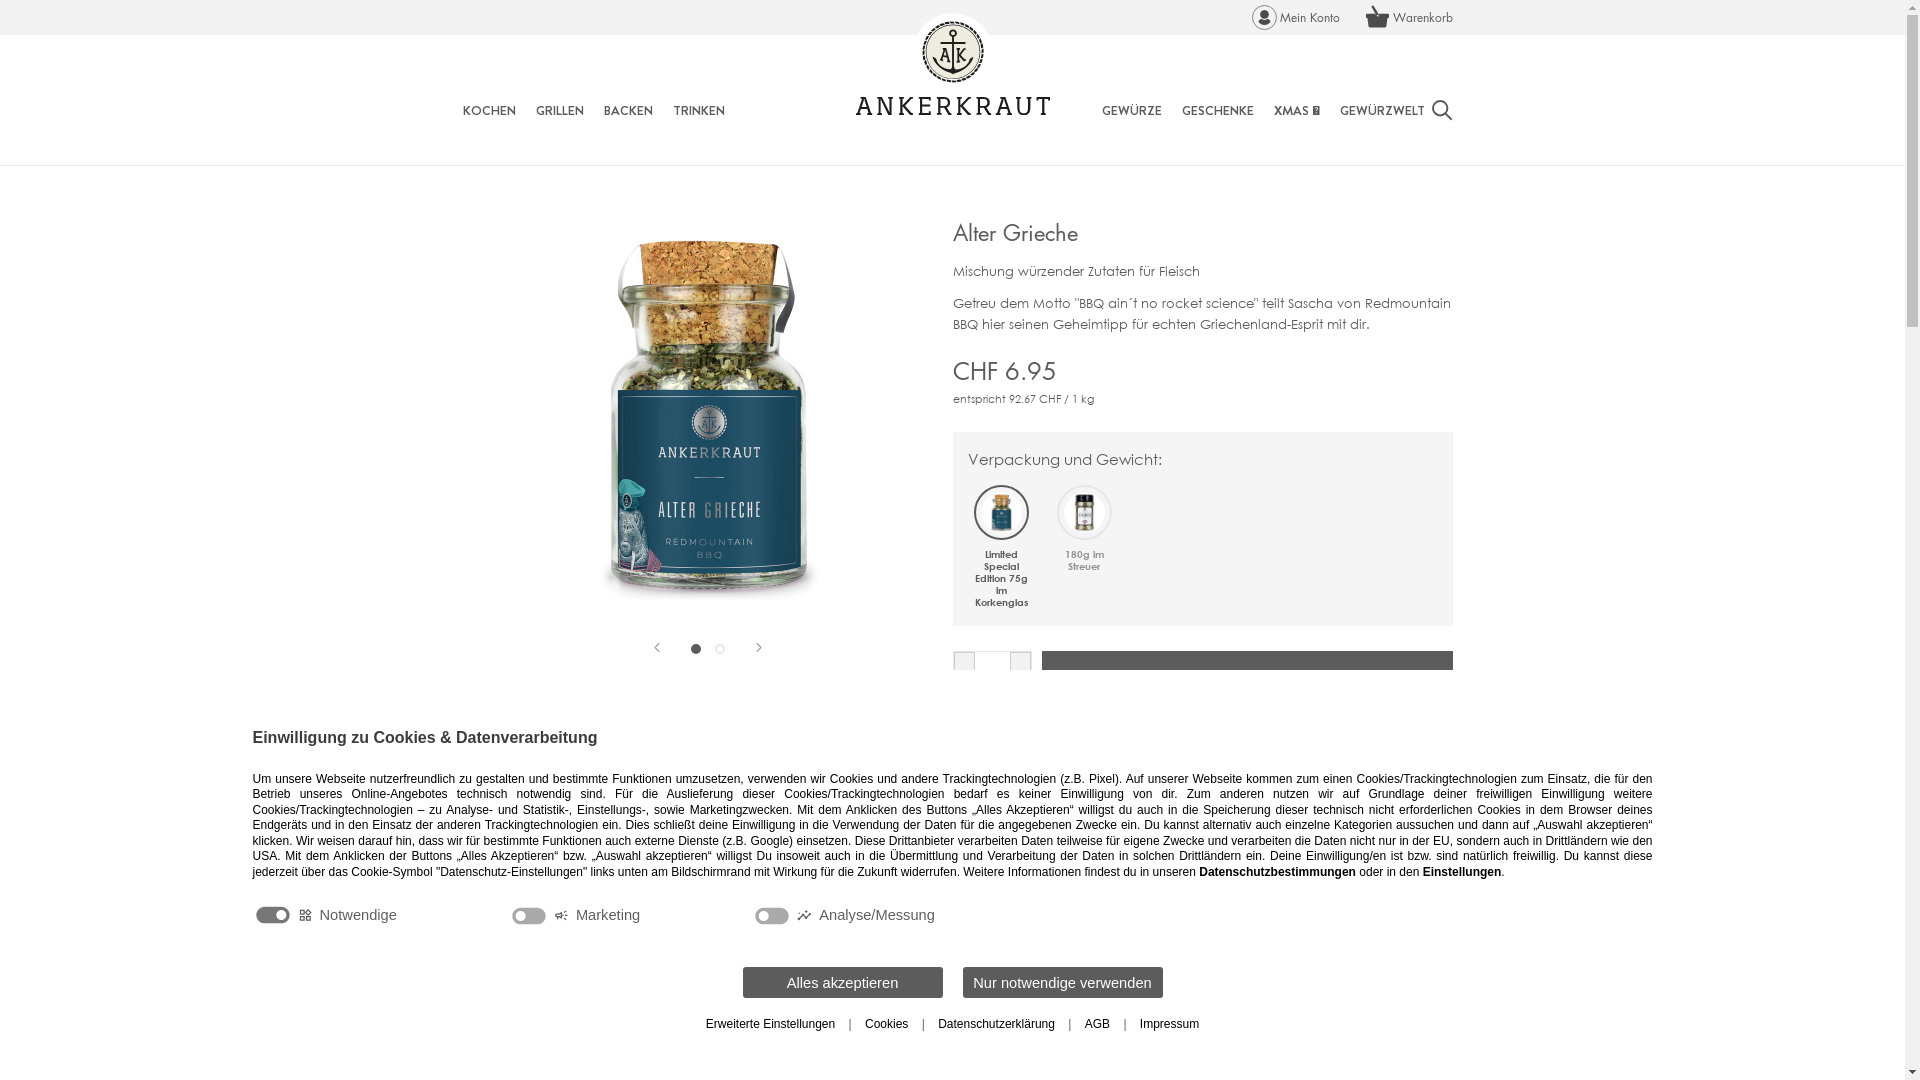 The image size is (1920, 1080). Describe the element at coordinates (1060, 981) in the screenshot. I see `'Nur notwendige verwenden'` at that location.